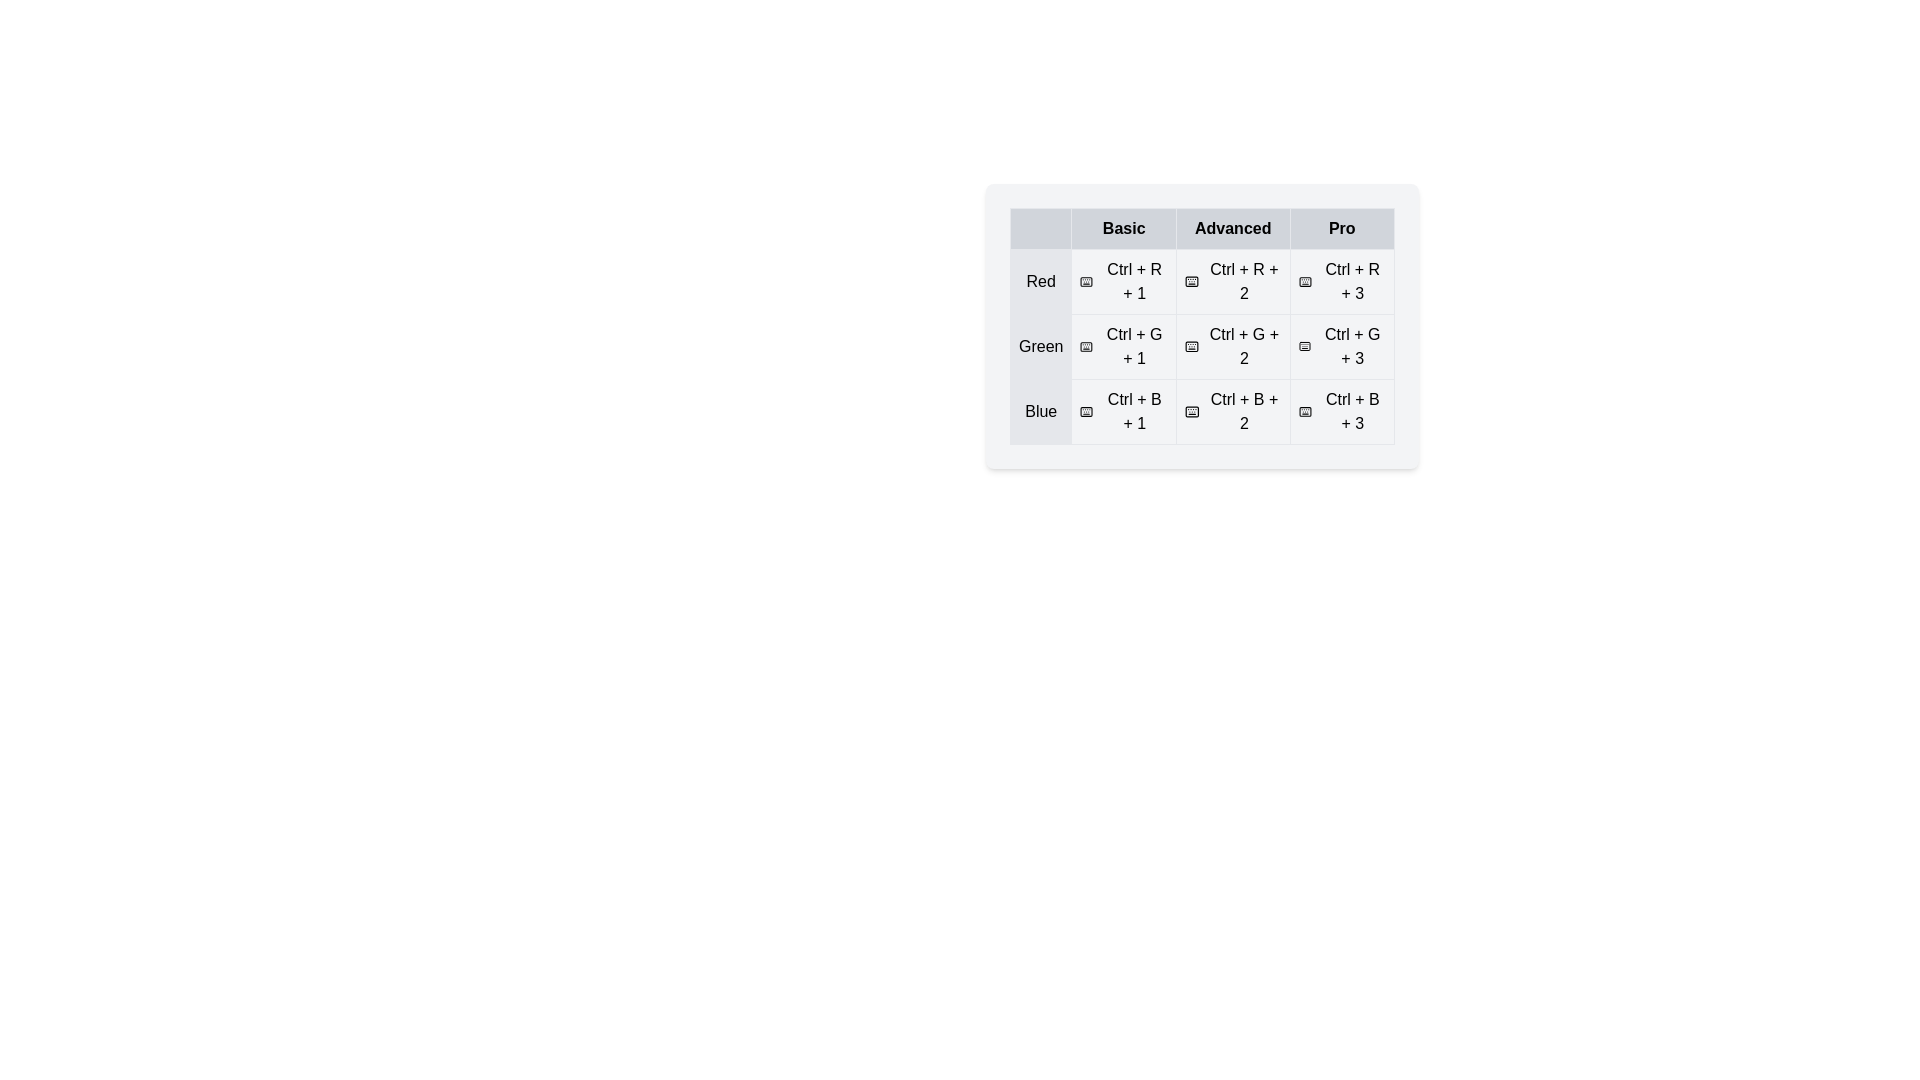 The width and height of the screenshot is (1920, 1080). I want to click on the static text label 'Pro' which serves as a header in the table layout, positioned third from the left after 'Basic' and 'Advanced', so click(1342, 227).